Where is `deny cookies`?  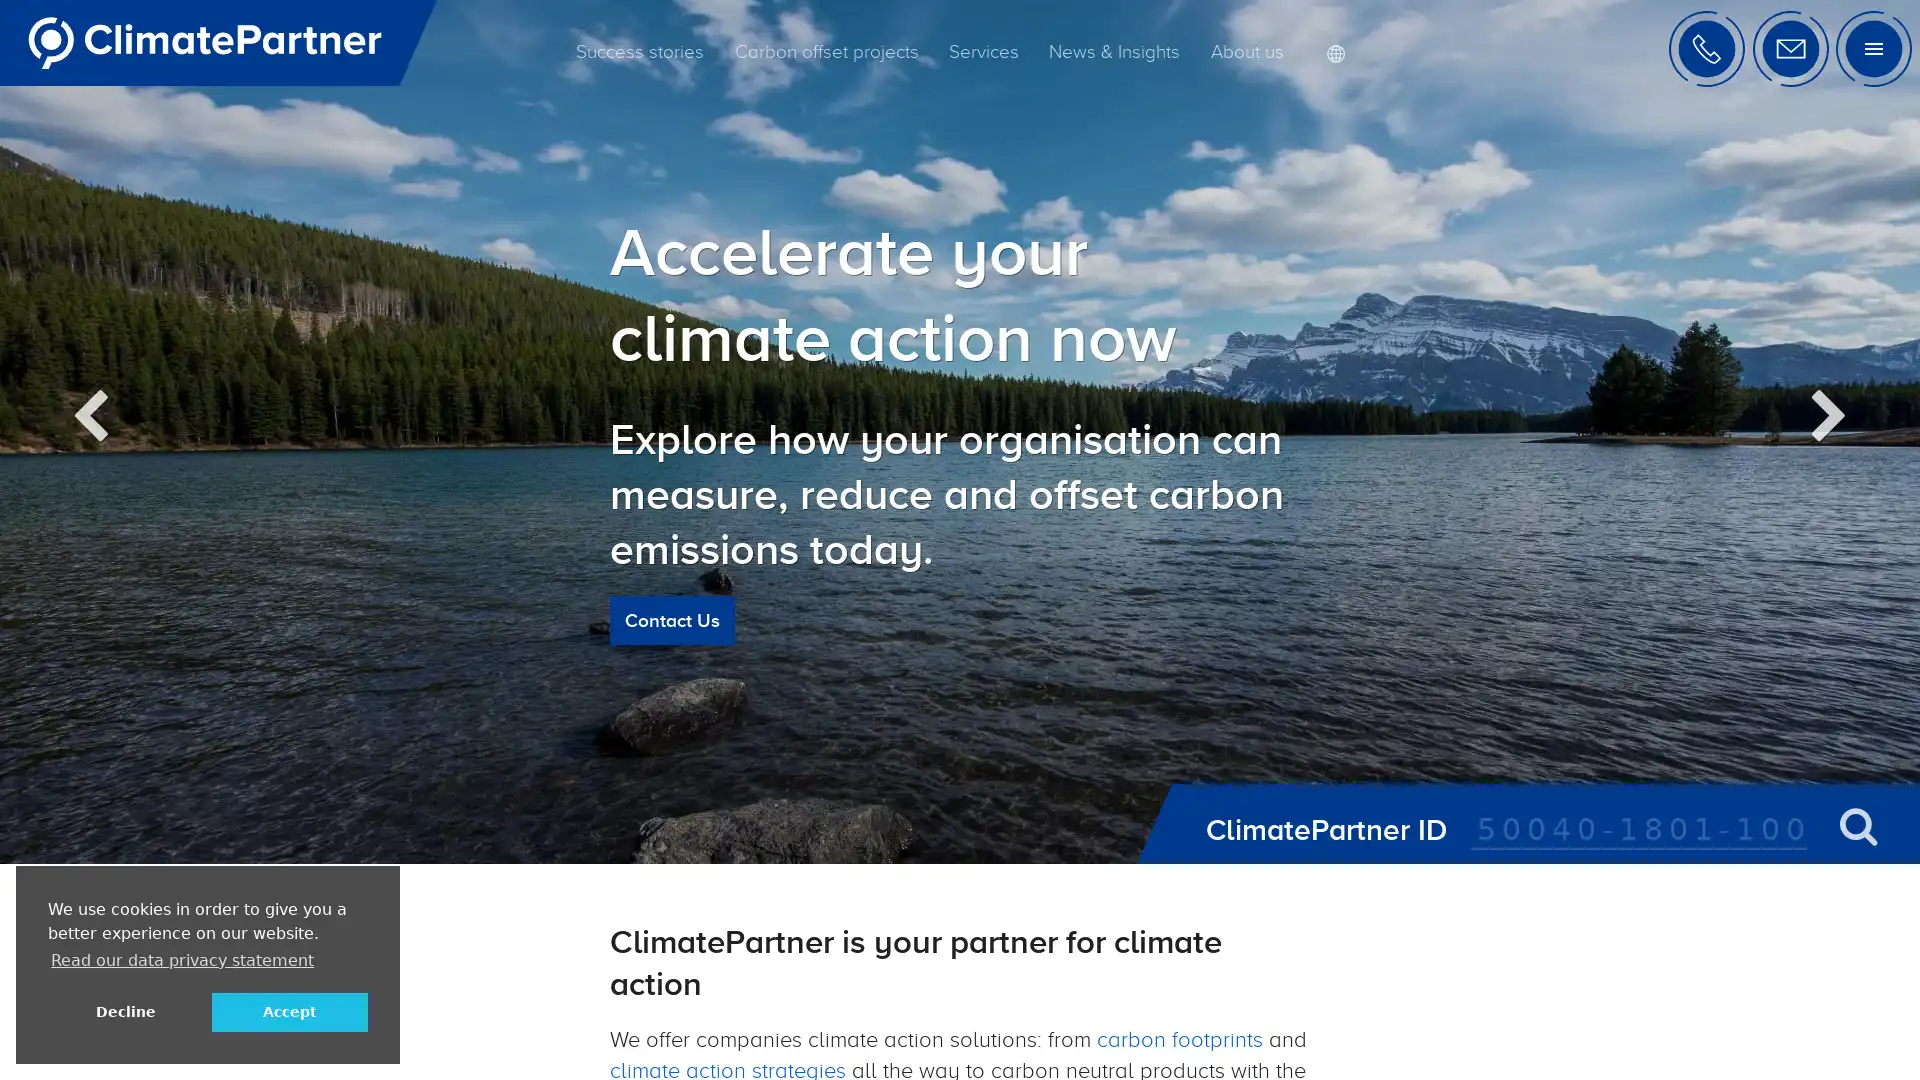 deny cookies is located at coordinates (124, 1011).